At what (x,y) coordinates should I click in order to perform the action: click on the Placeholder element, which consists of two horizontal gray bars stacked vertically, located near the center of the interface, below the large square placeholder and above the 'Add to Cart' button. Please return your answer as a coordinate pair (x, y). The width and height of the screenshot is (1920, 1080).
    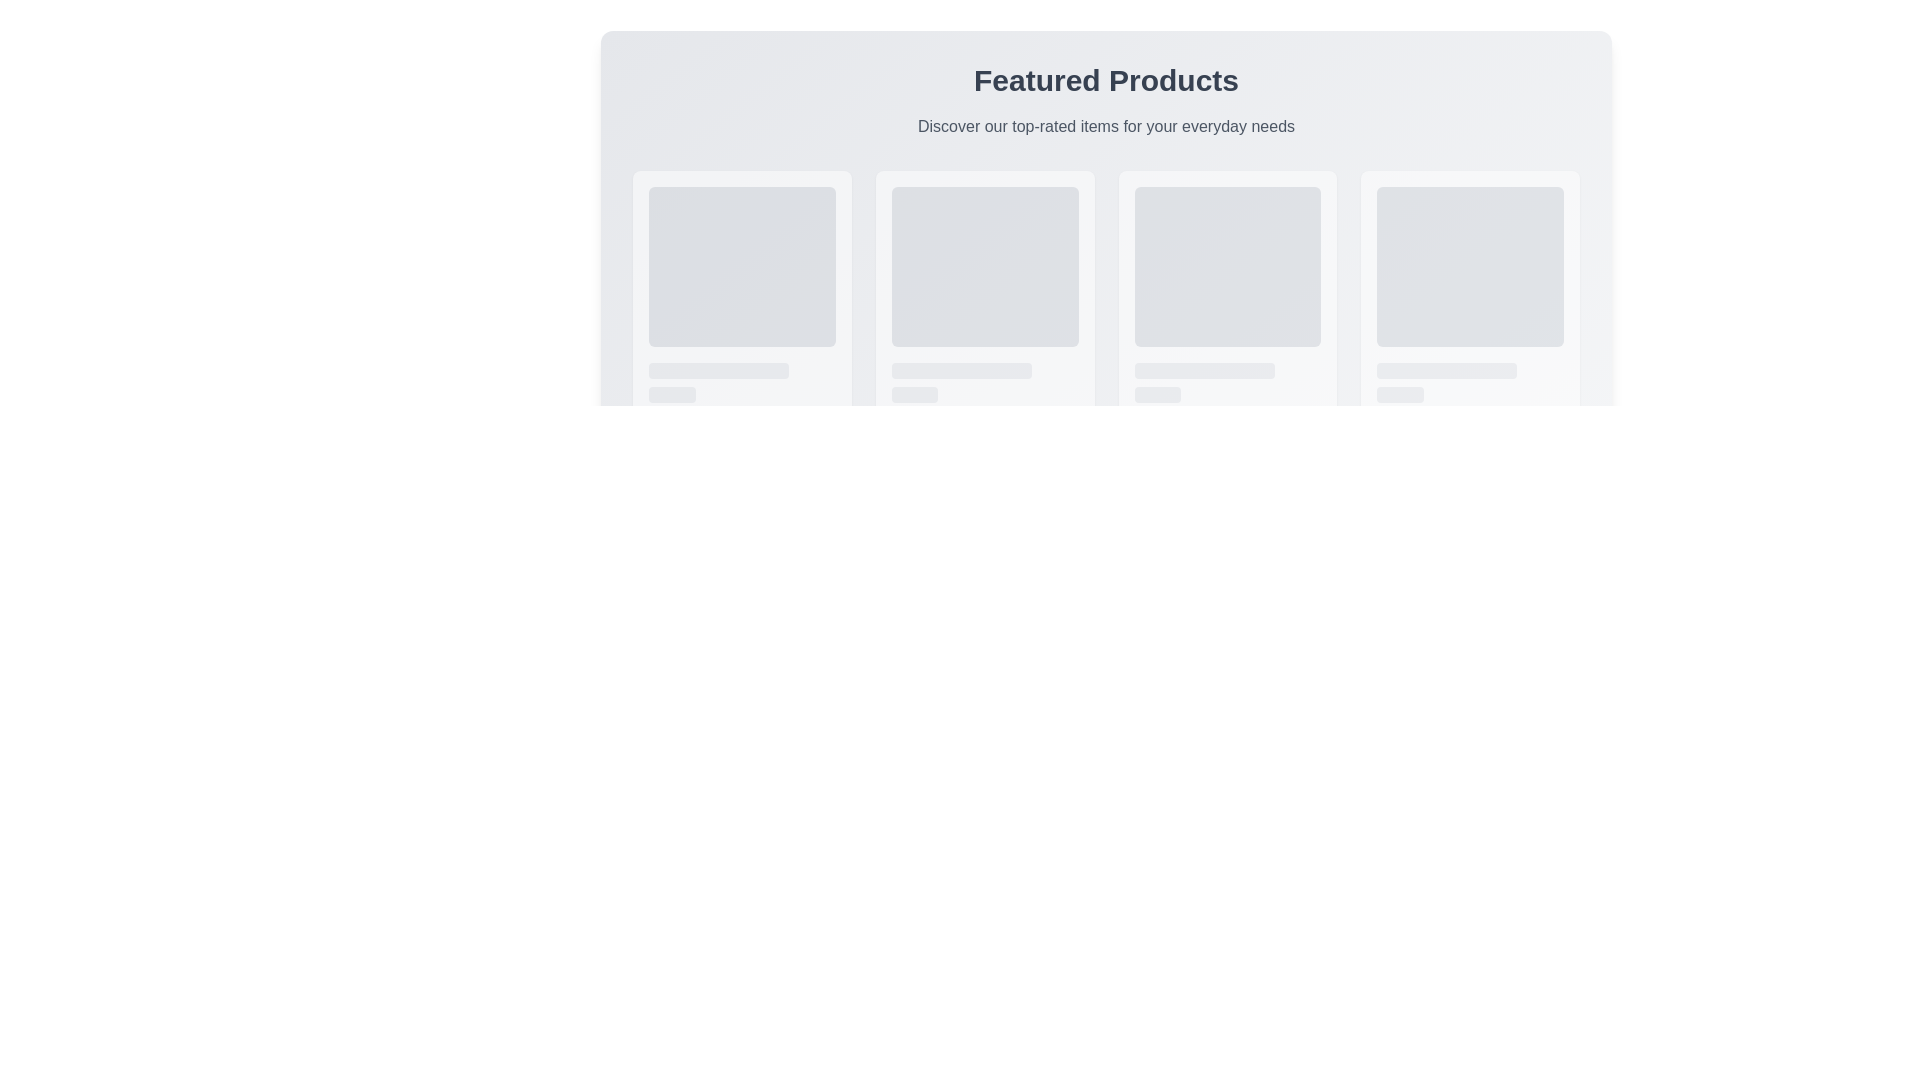
    Looking at the image, I should click on (985, 382).